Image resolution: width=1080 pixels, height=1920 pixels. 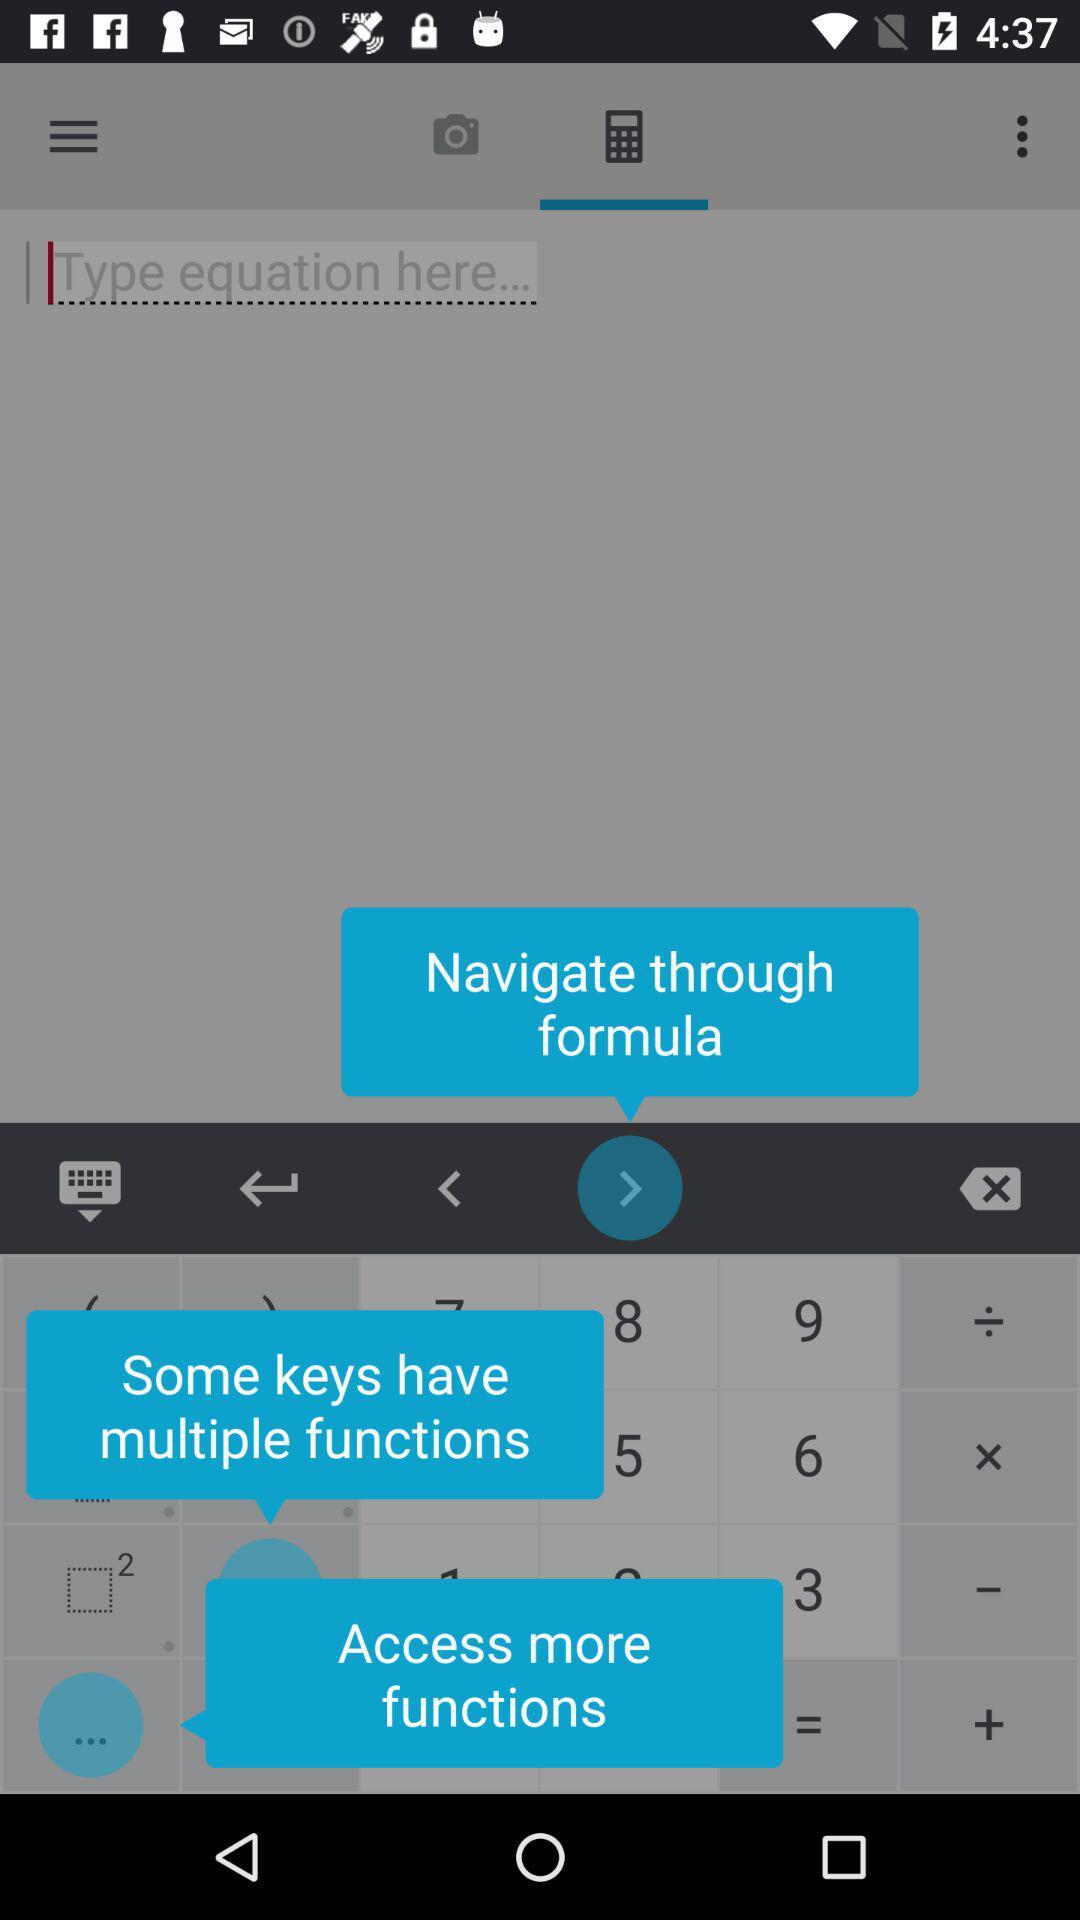 I want to click on the arrow_backward icon, so click(x=450, y=1188).